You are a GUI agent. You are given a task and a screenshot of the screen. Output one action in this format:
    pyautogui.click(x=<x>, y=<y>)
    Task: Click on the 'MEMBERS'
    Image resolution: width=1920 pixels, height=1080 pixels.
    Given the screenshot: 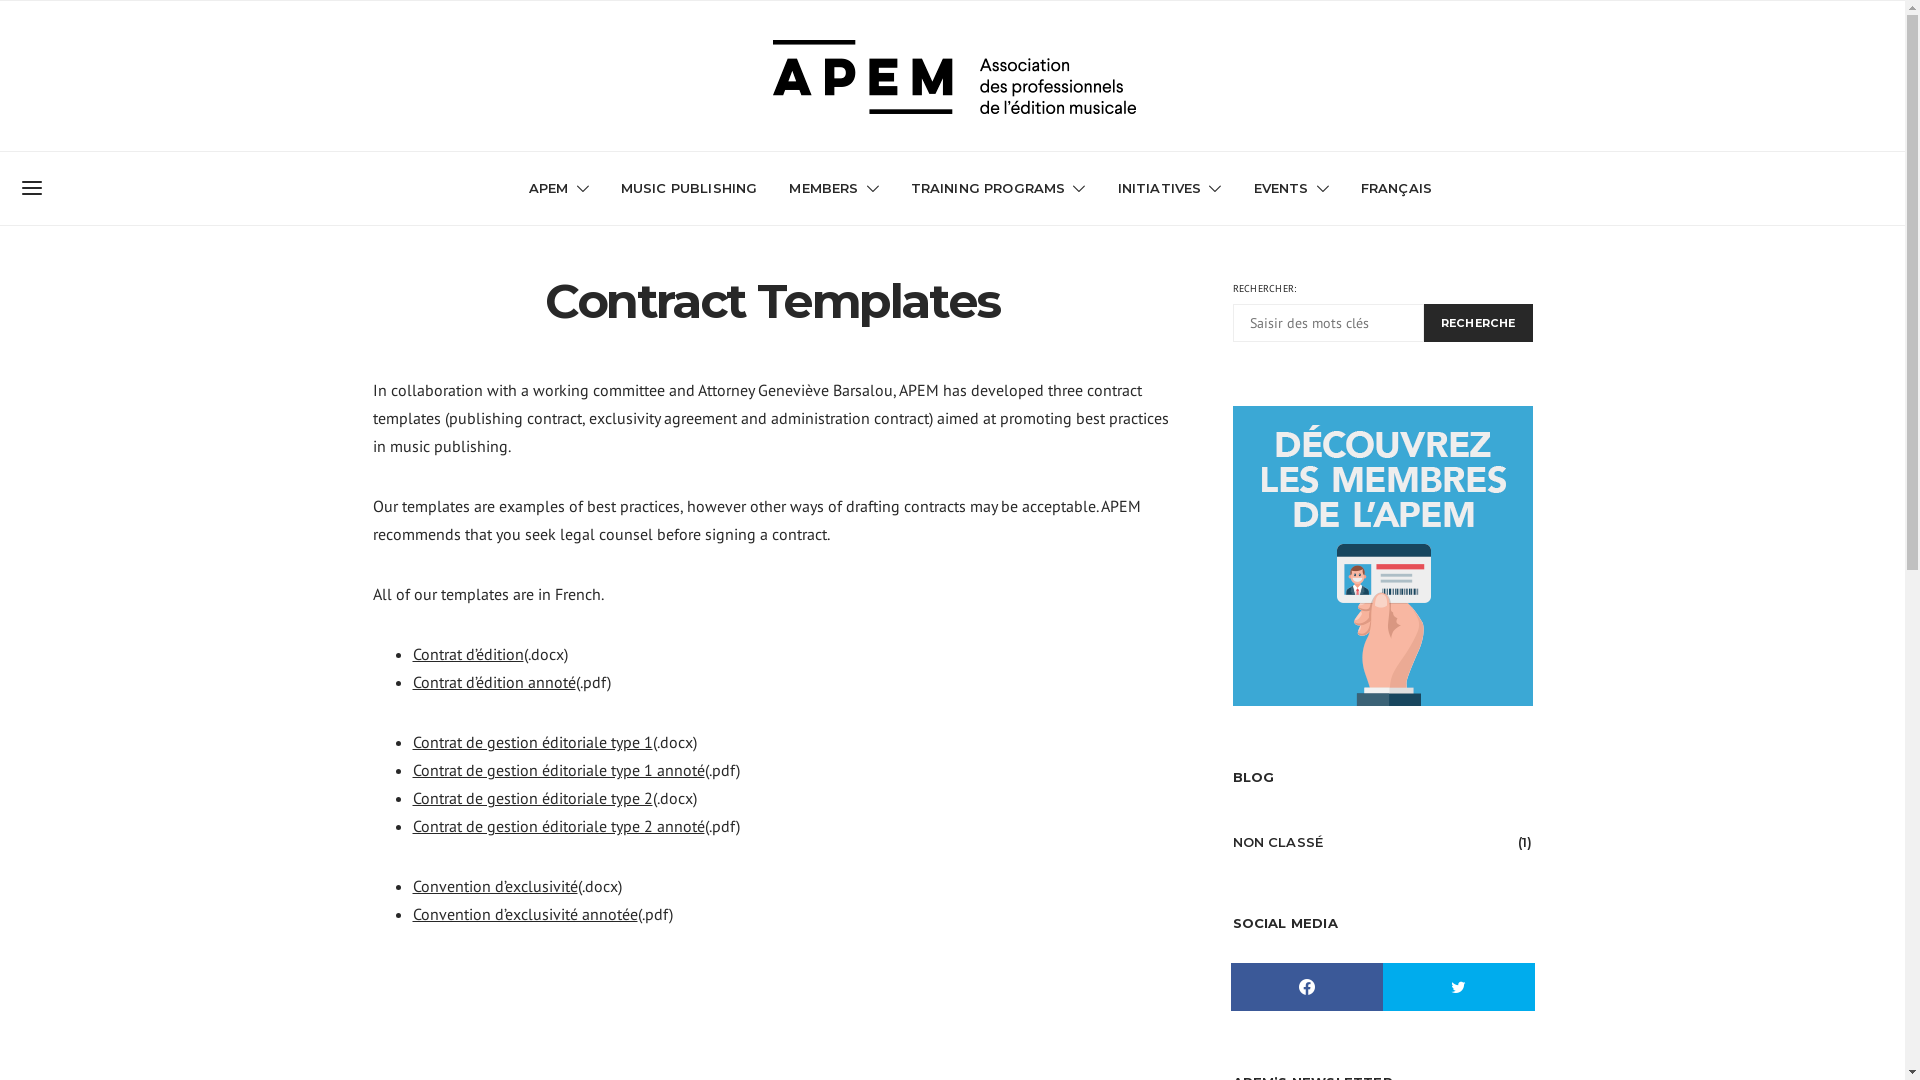 What is the action you would take?
    pyautogui.click(x=833, y=188)
    